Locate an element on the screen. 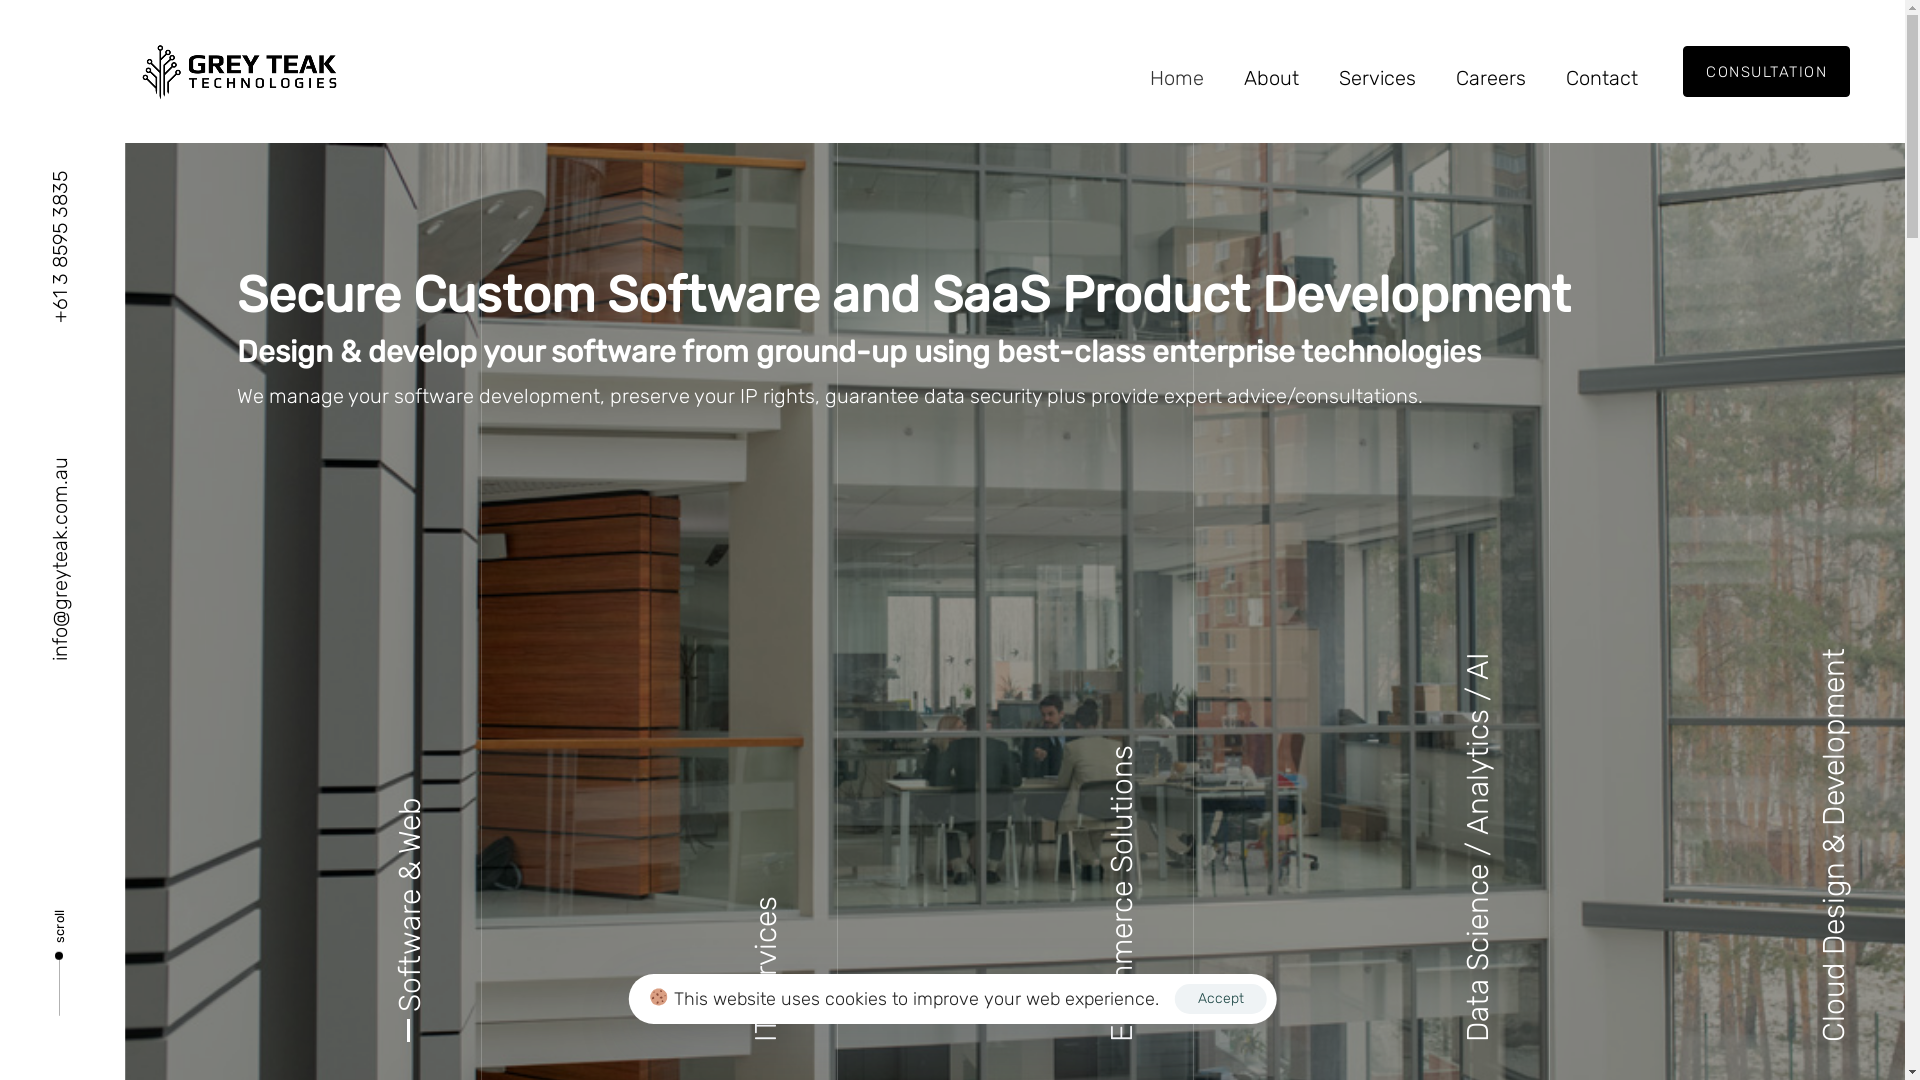 The height and width of the screenshot is (1080, 1920). 'Ecommerce Solutions' is located at coordinates (1122, 892).